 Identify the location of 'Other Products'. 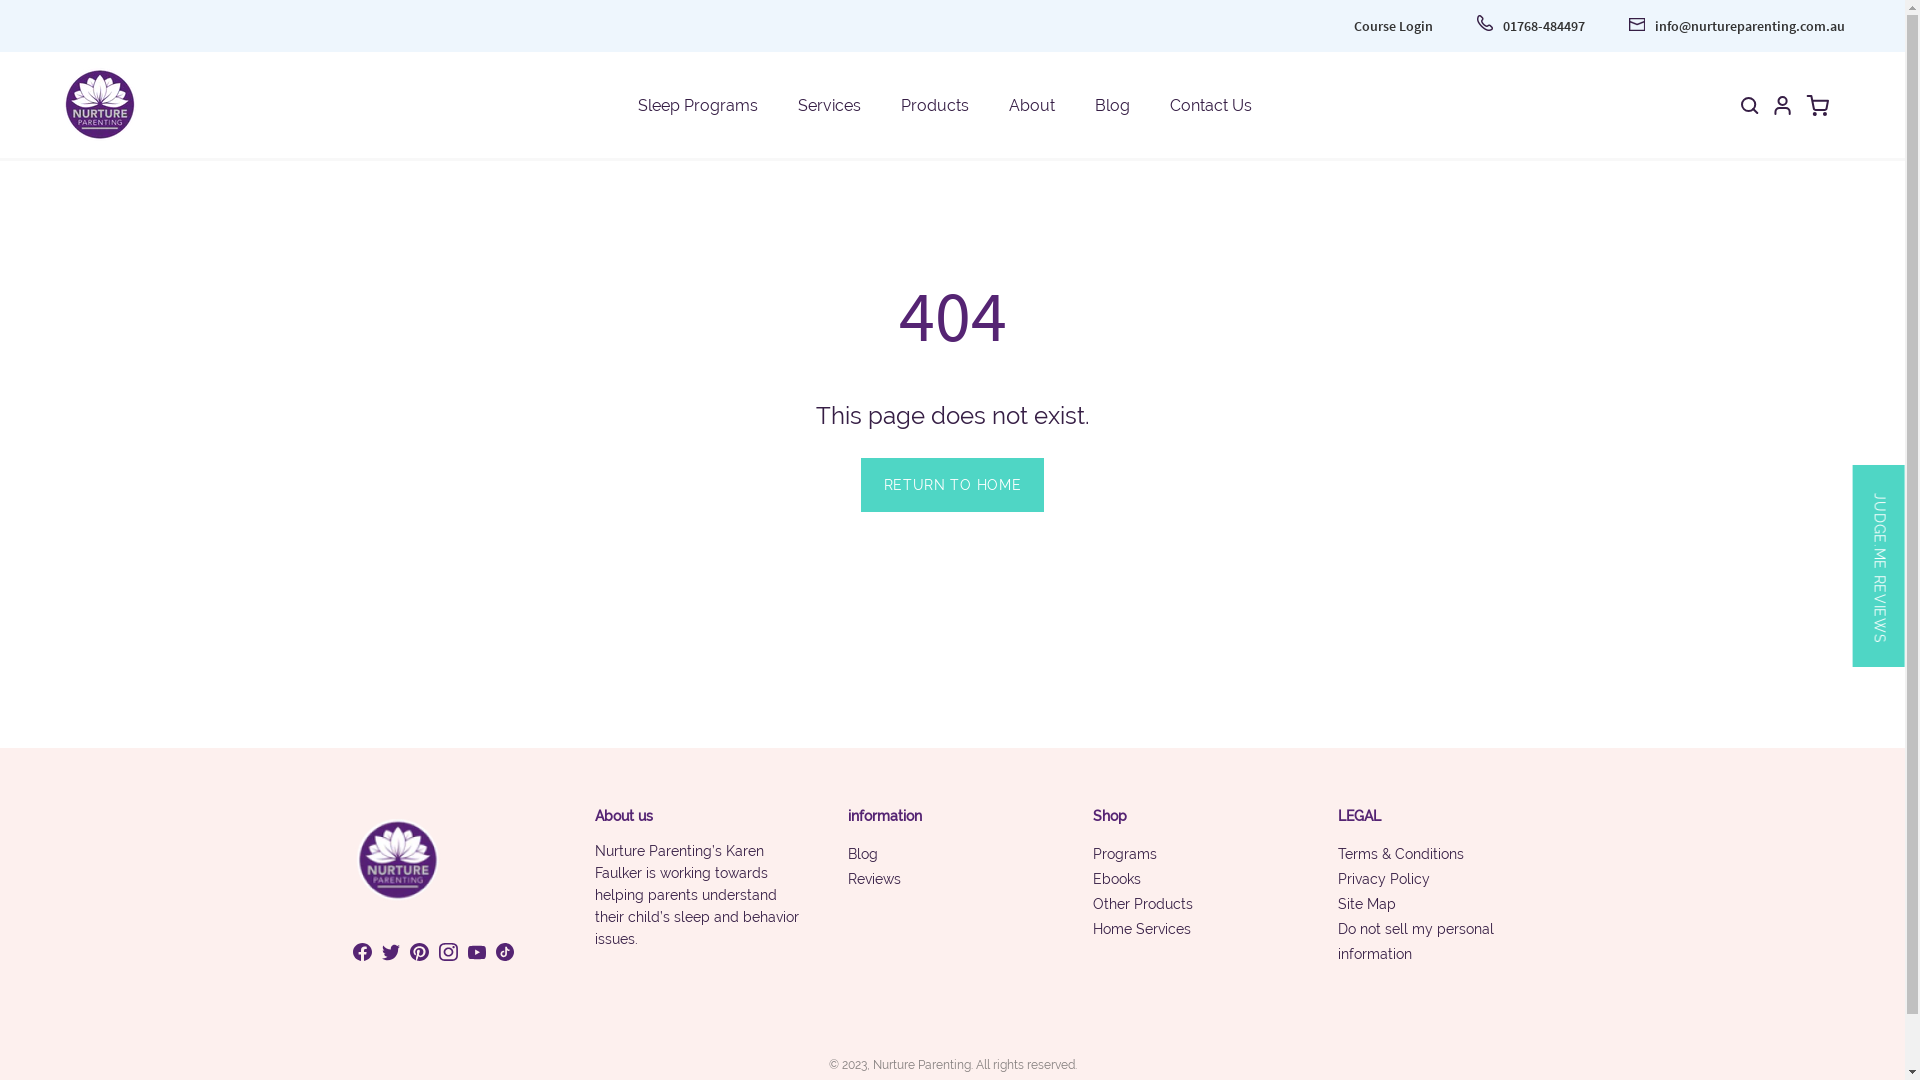
(1142, 903).